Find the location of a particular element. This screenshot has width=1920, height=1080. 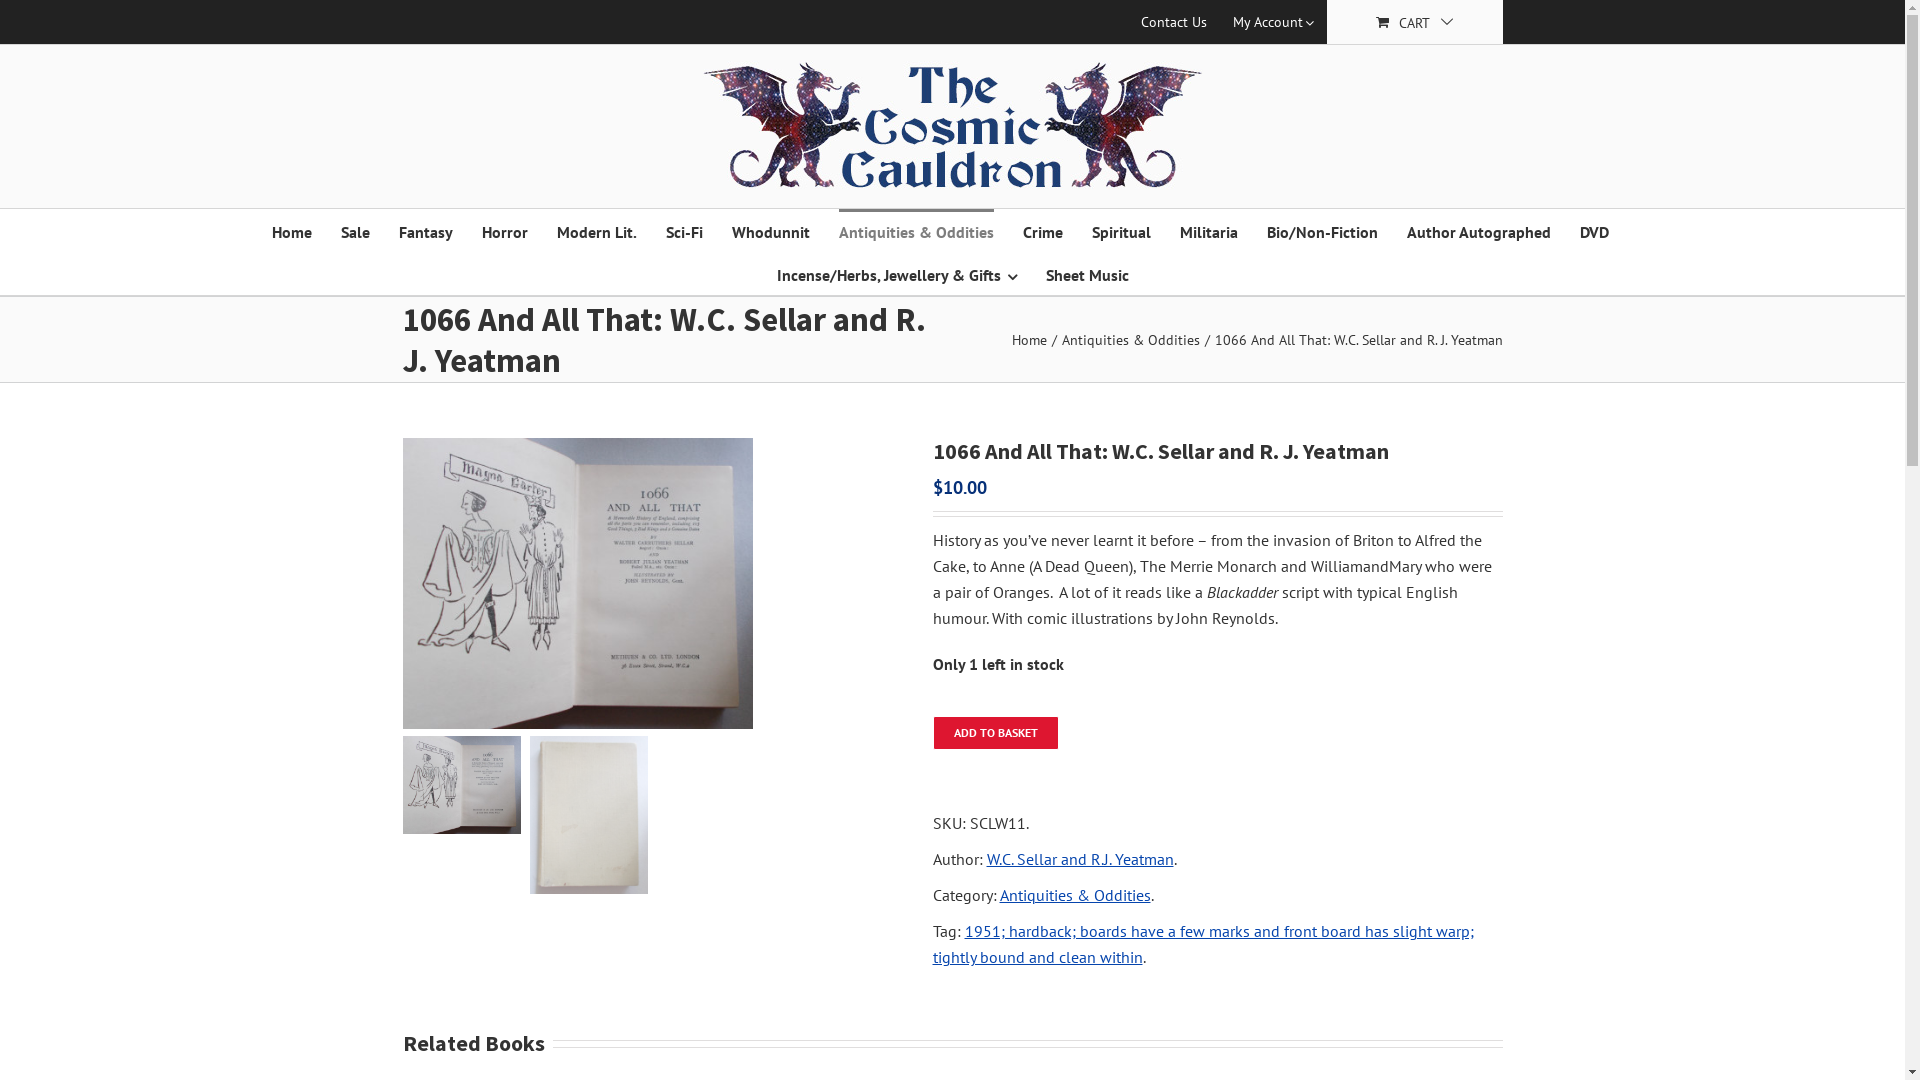

'Home' is located at coordinates (1029, 338).